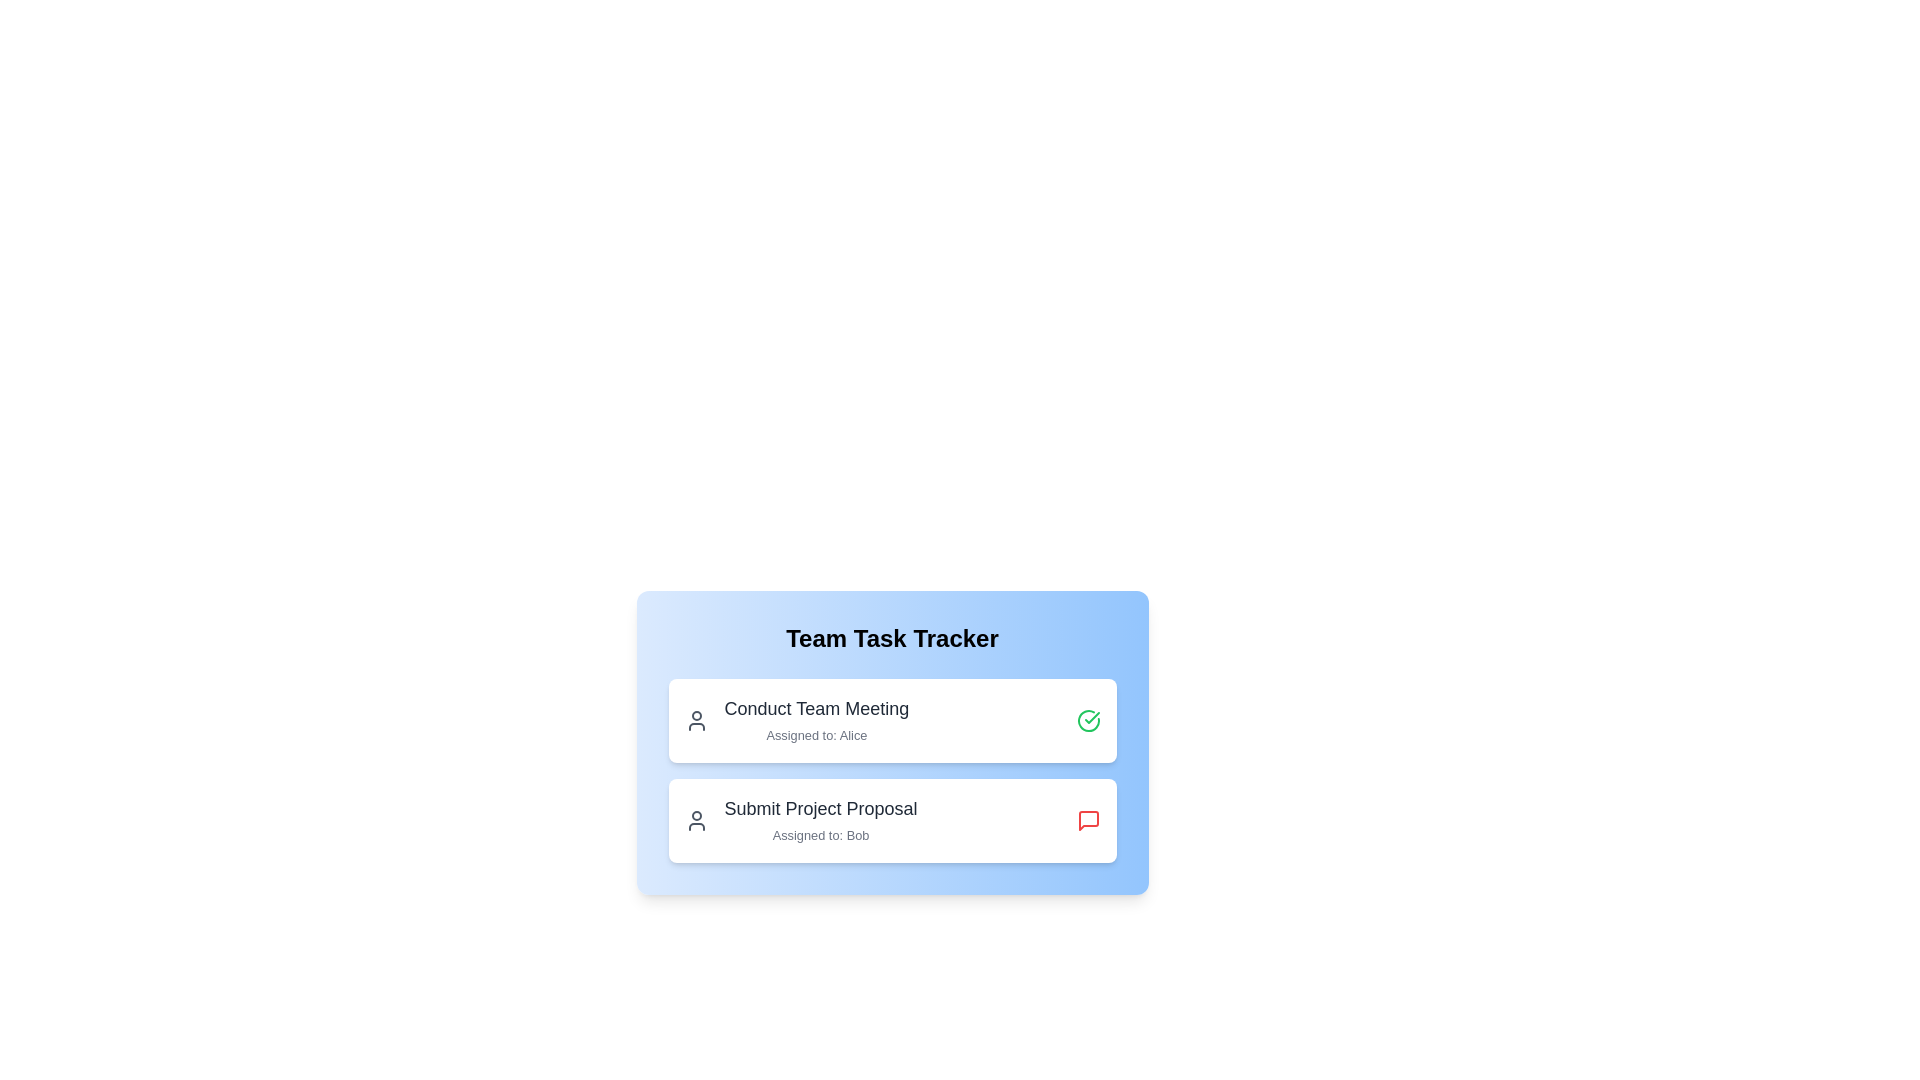  What do you see at coordinates (891, 721) in the screenshot?
I see `the task item to view its title and recipient details` at bounding box center [891, 721].